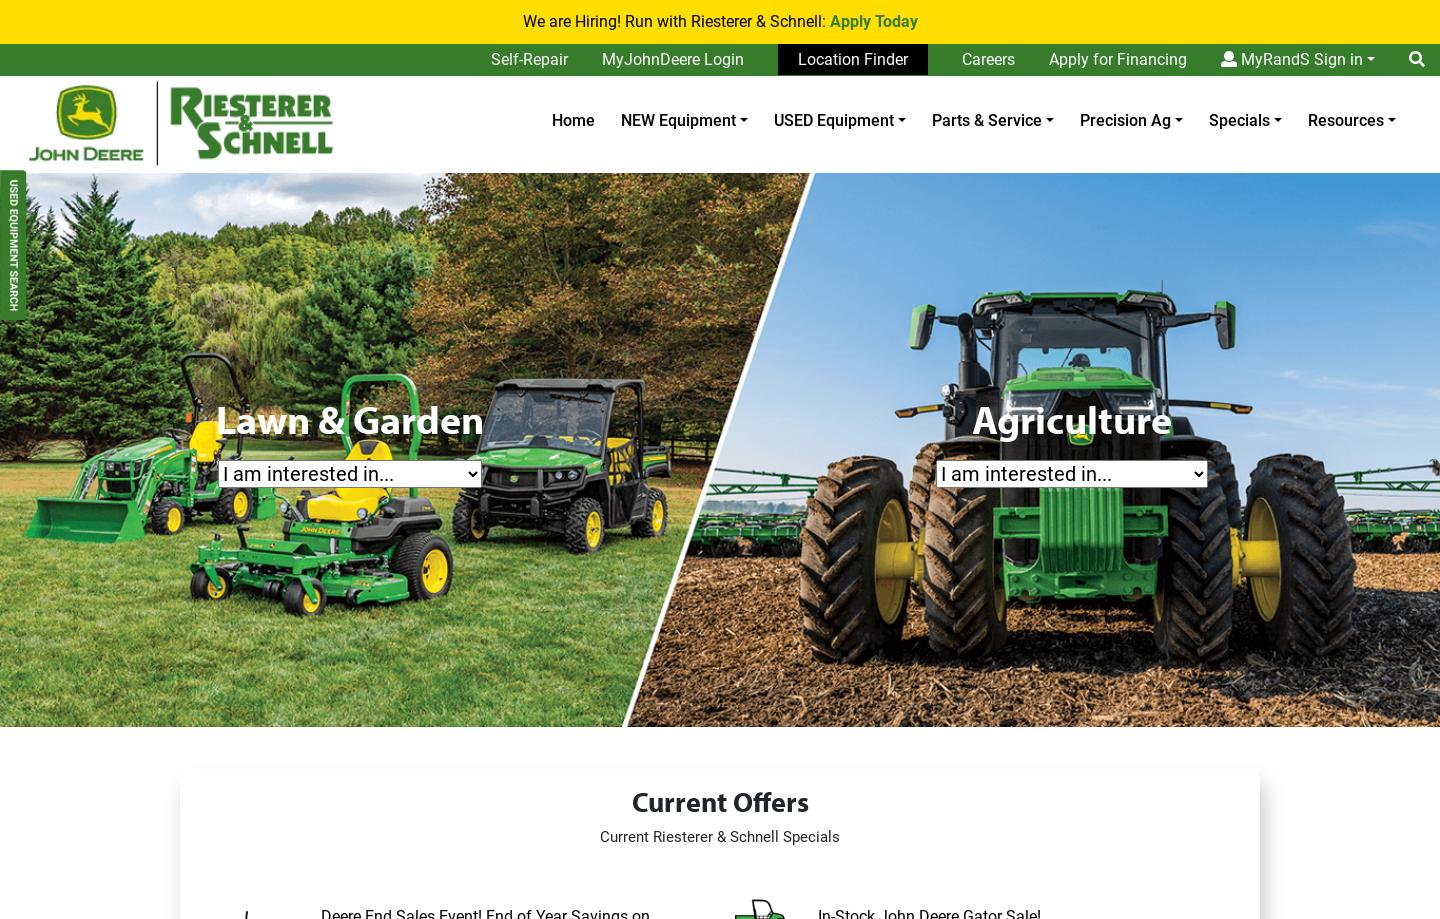  Describe the element at coordinates (572, 119) in the screenshot. I see `'Home'` at that location.